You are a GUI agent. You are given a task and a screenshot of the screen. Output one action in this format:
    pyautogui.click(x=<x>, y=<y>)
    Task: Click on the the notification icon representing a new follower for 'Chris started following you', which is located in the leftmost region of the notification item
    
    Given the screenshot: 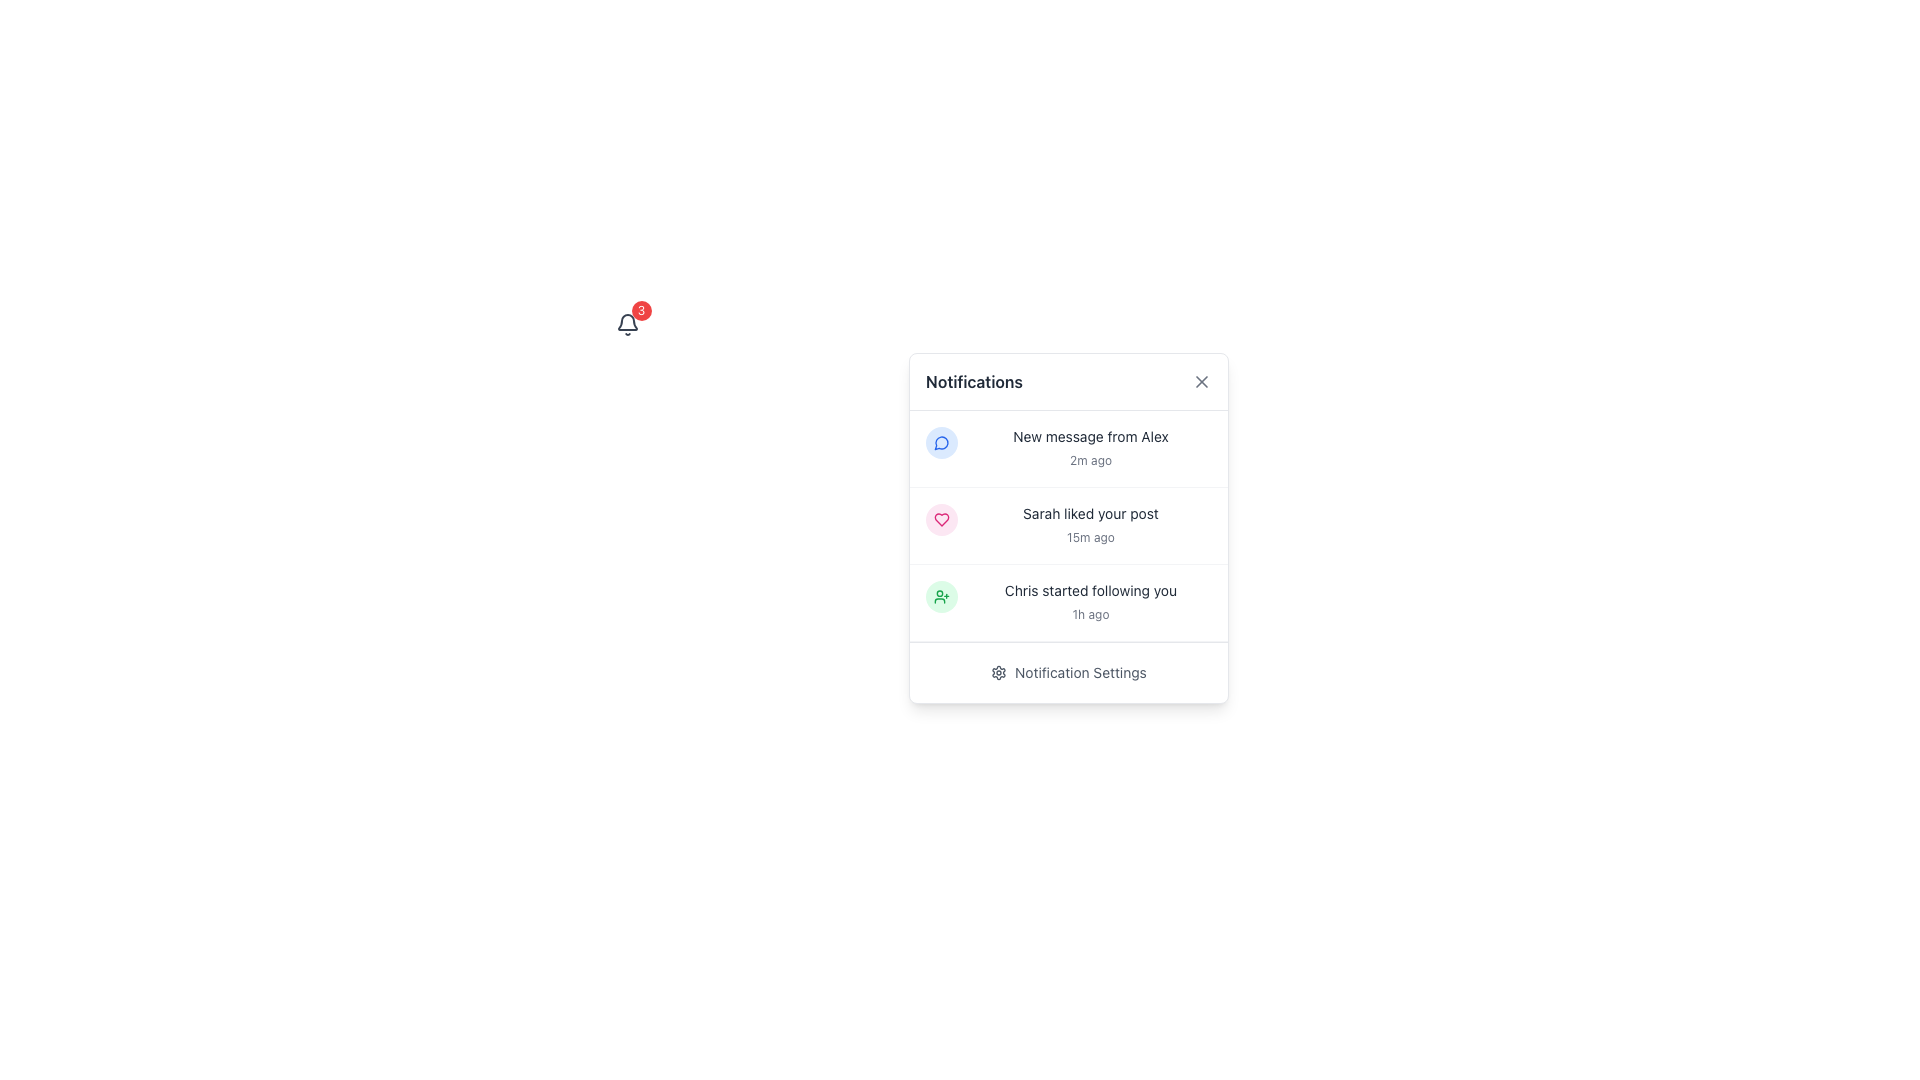 What is the action you would take?
    pyautogui.click(x=940, y=596)
    